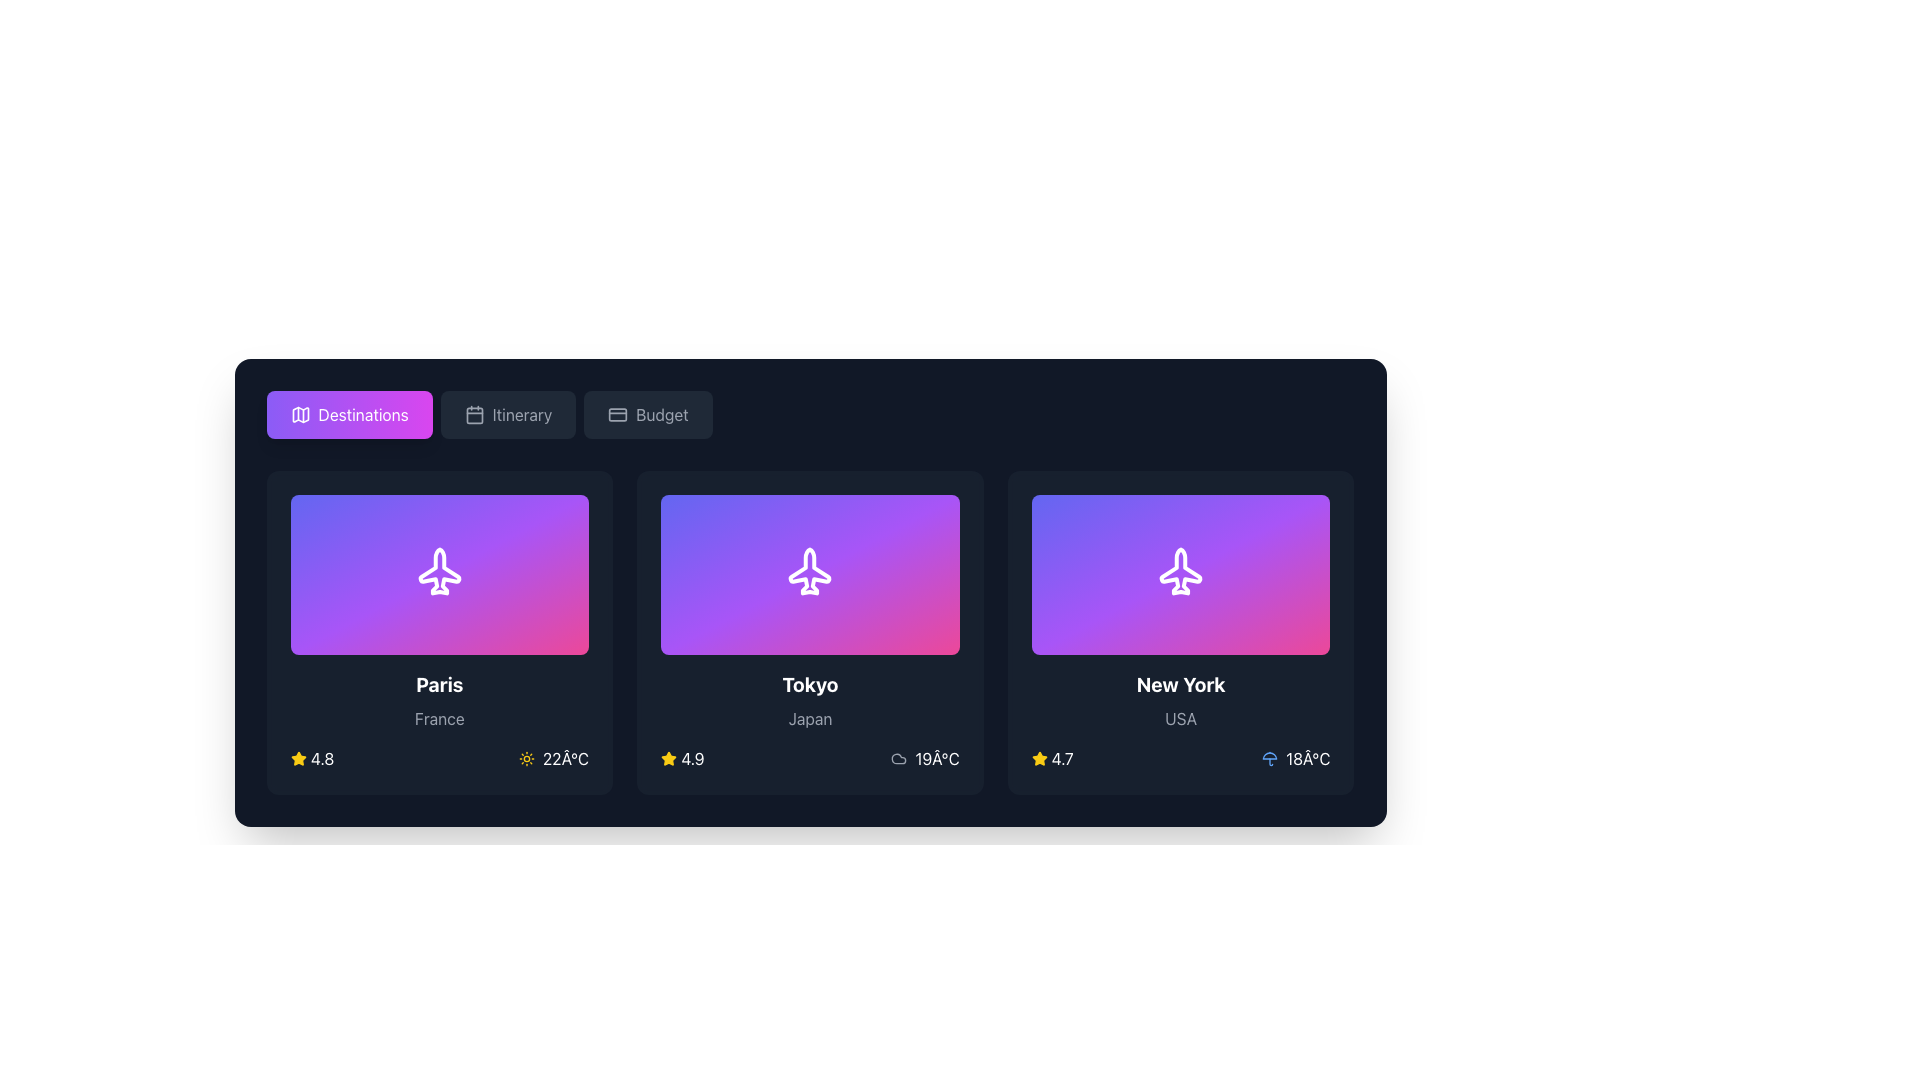  I want to click on the blue-colored umbrella icon next to the temperature label '18°C' at the bottom-right corner of the New York weather card, so click(1269, 759).